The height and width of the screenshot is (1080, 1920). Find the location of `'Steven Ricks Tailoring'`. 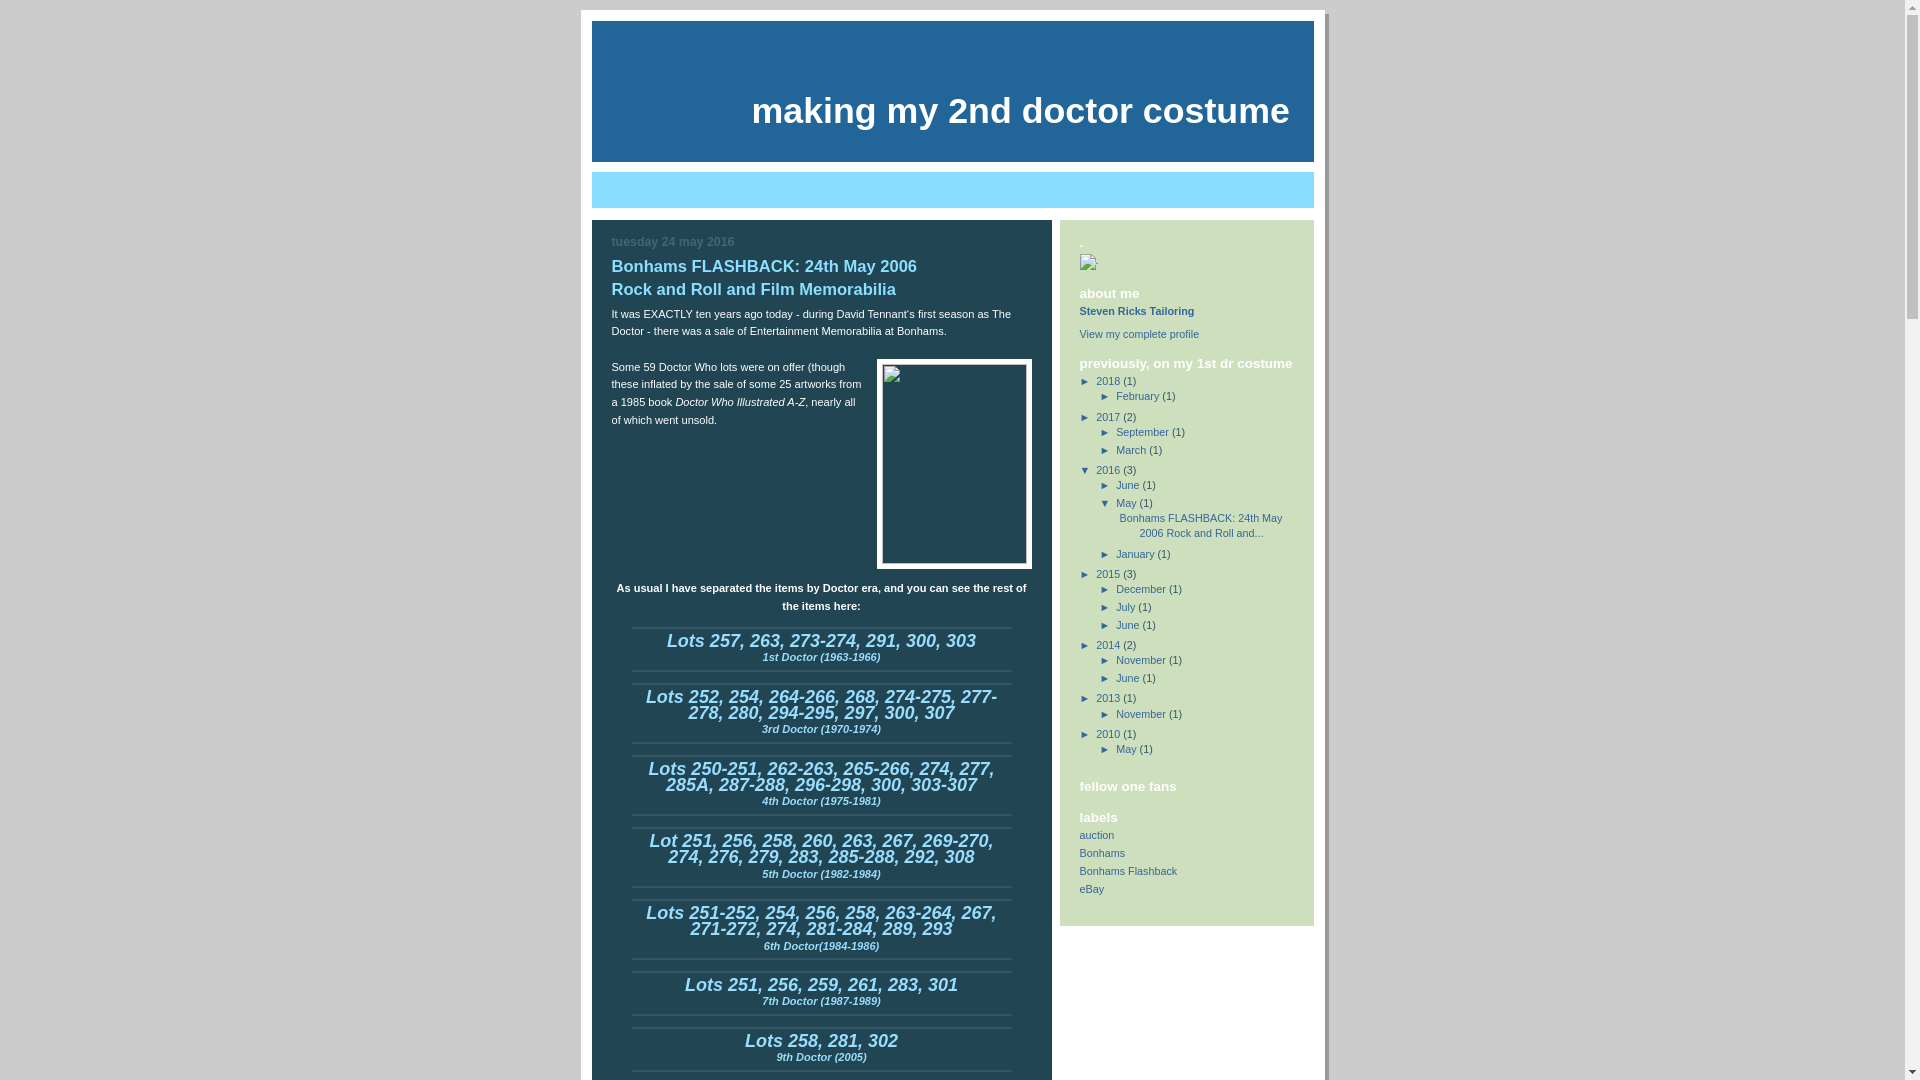

'Steven Ricks Tailoring' is located at coordinates (1079, 311).